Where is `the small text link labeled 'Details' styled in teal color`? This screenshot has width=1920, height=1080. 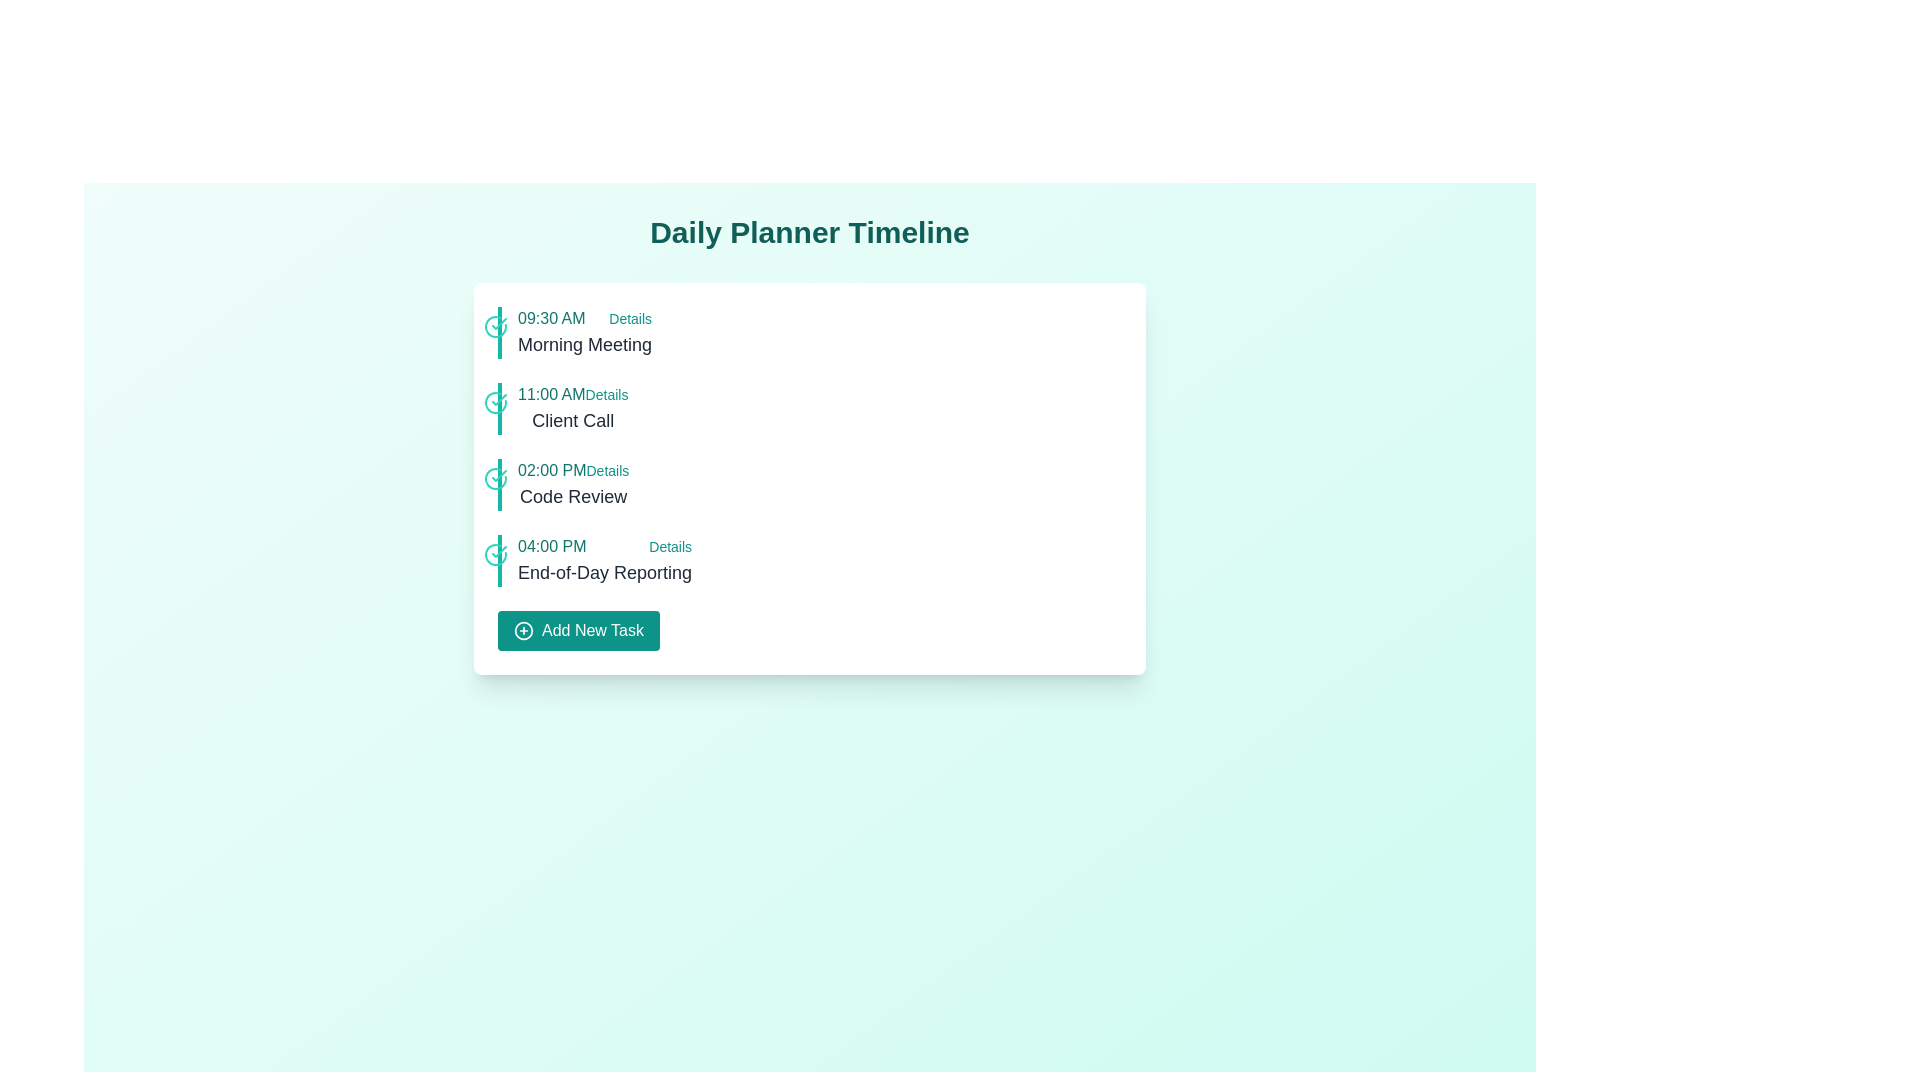 the small text link labeled 'Details' styled in teal color is located at coordinates (629, 318).